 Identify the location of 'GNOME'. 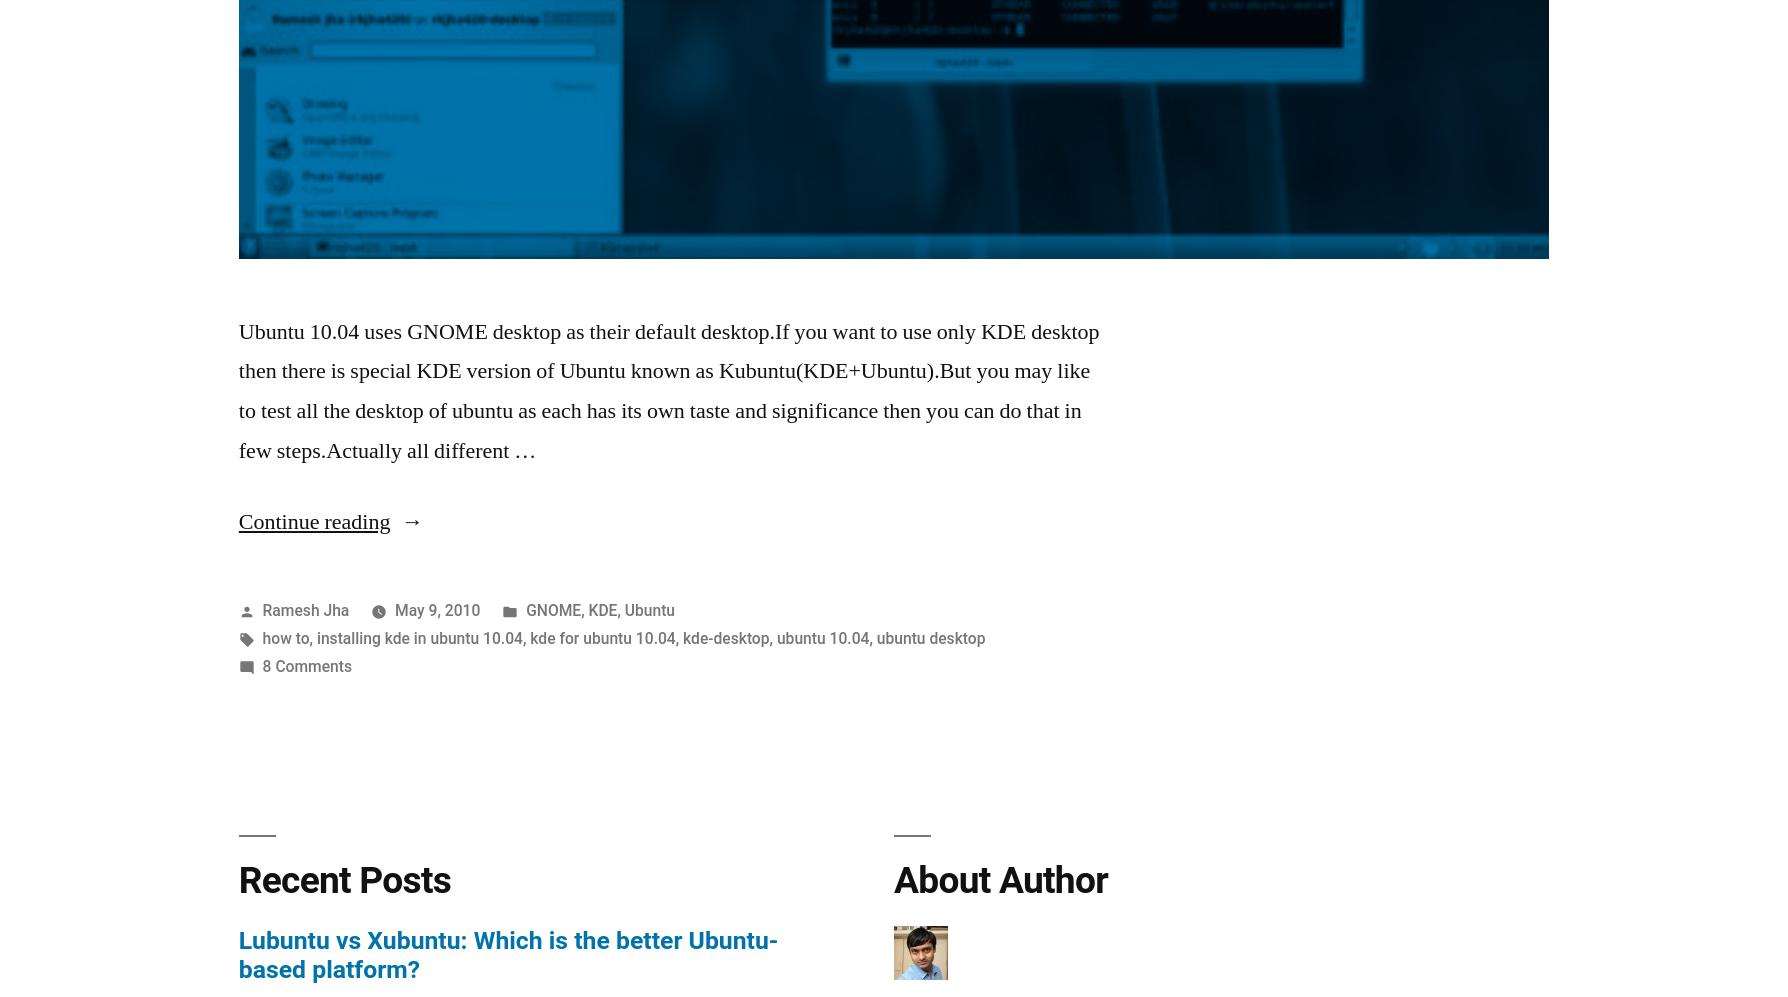
(553, 608).